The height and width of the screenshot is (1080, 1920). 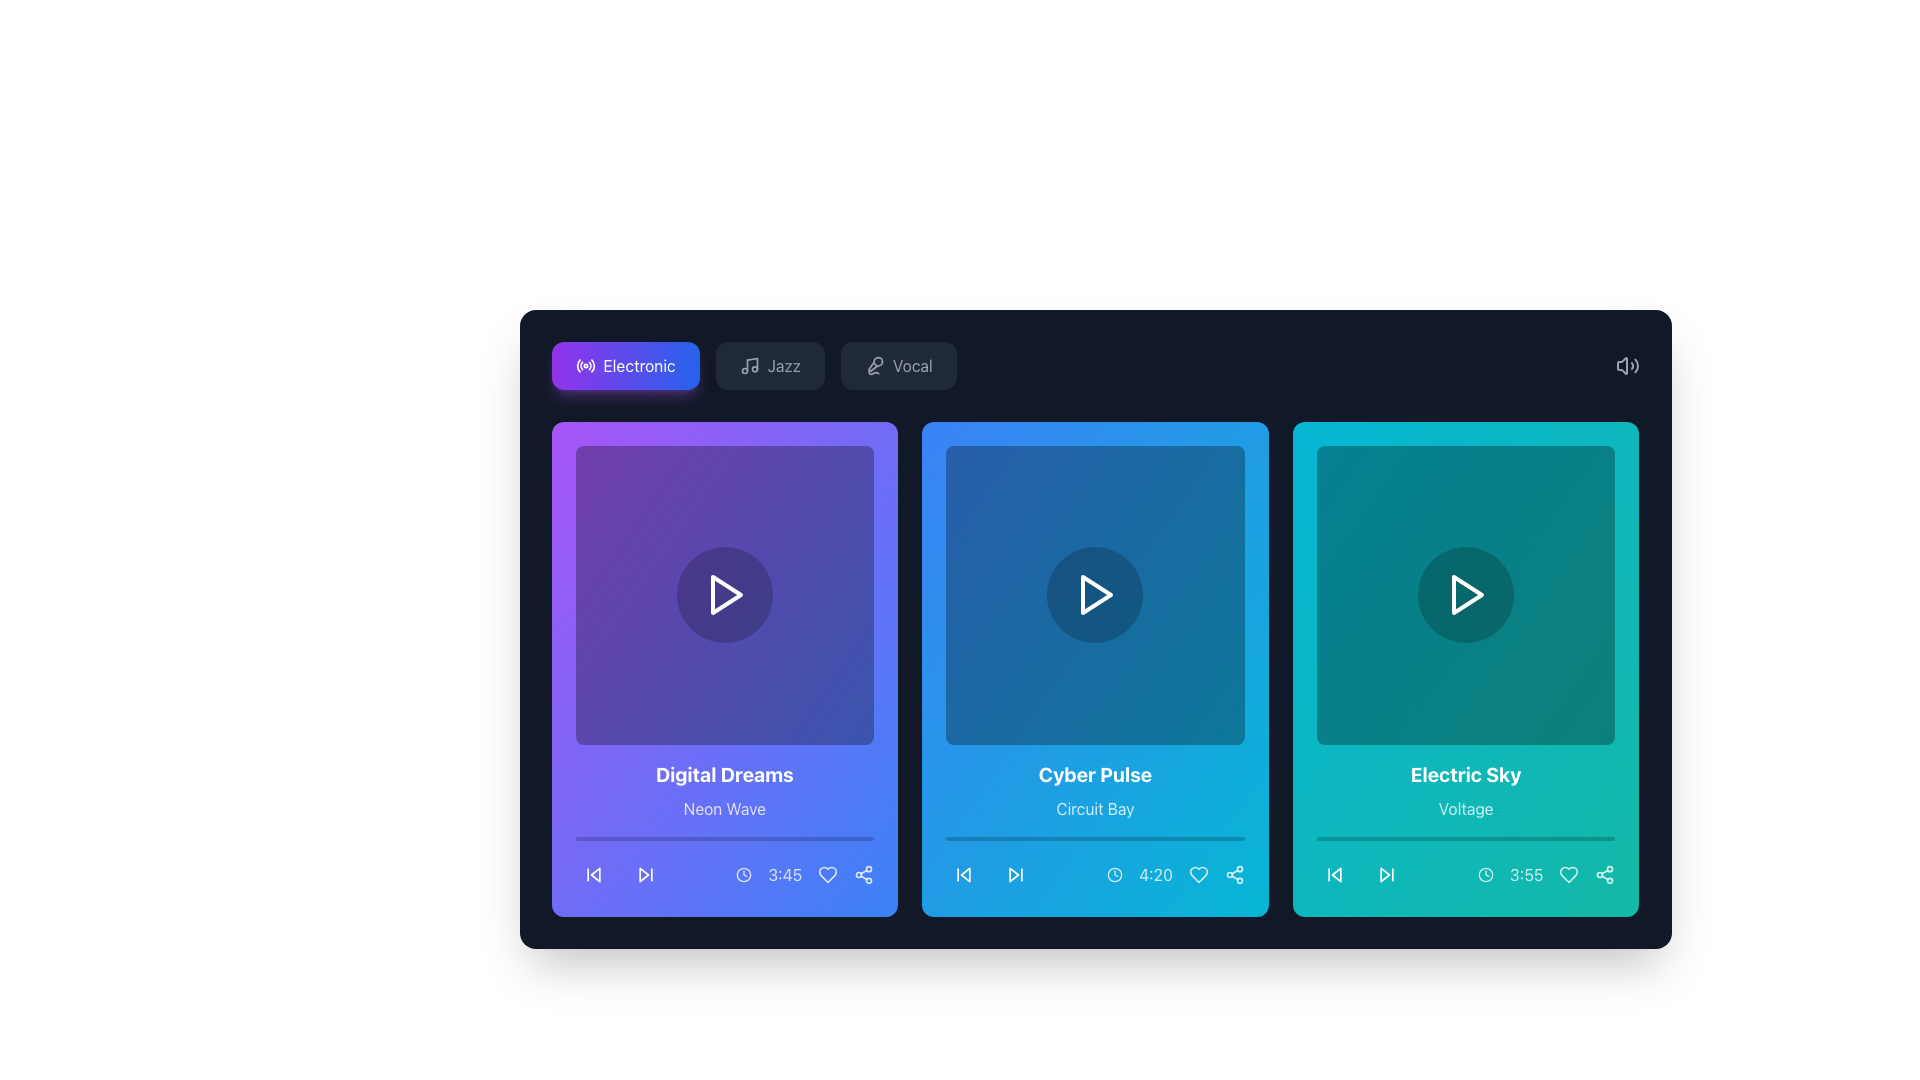 I want to click on the microphone icon located inside the 'Vocal' button, which is on the rightmost side of a row of buttons at the top of the interface, so click(x=874, y=366).